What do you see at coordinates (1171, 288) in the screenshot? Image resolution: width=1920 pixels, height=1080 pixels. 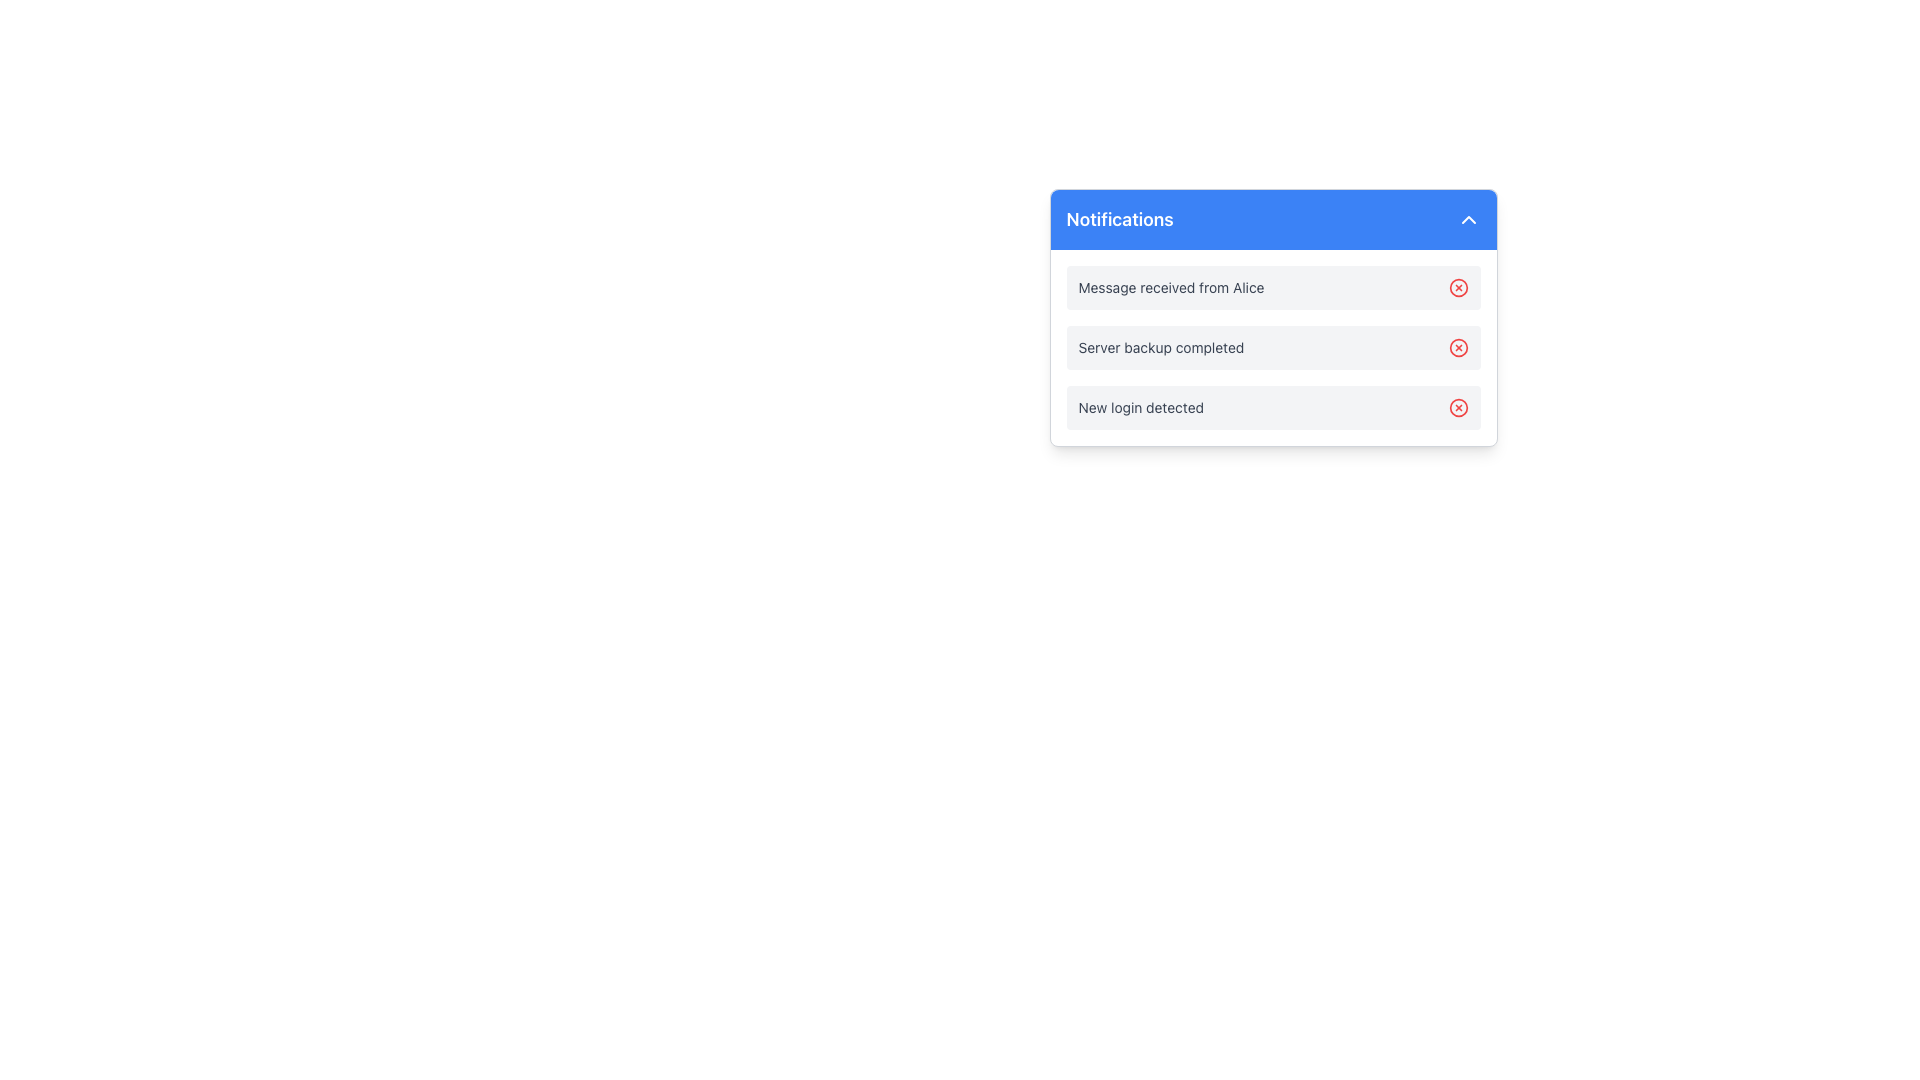 I see `the static text content displaying 'Message received from Alice' in the first notification item` at bounding box center [1171, 288].